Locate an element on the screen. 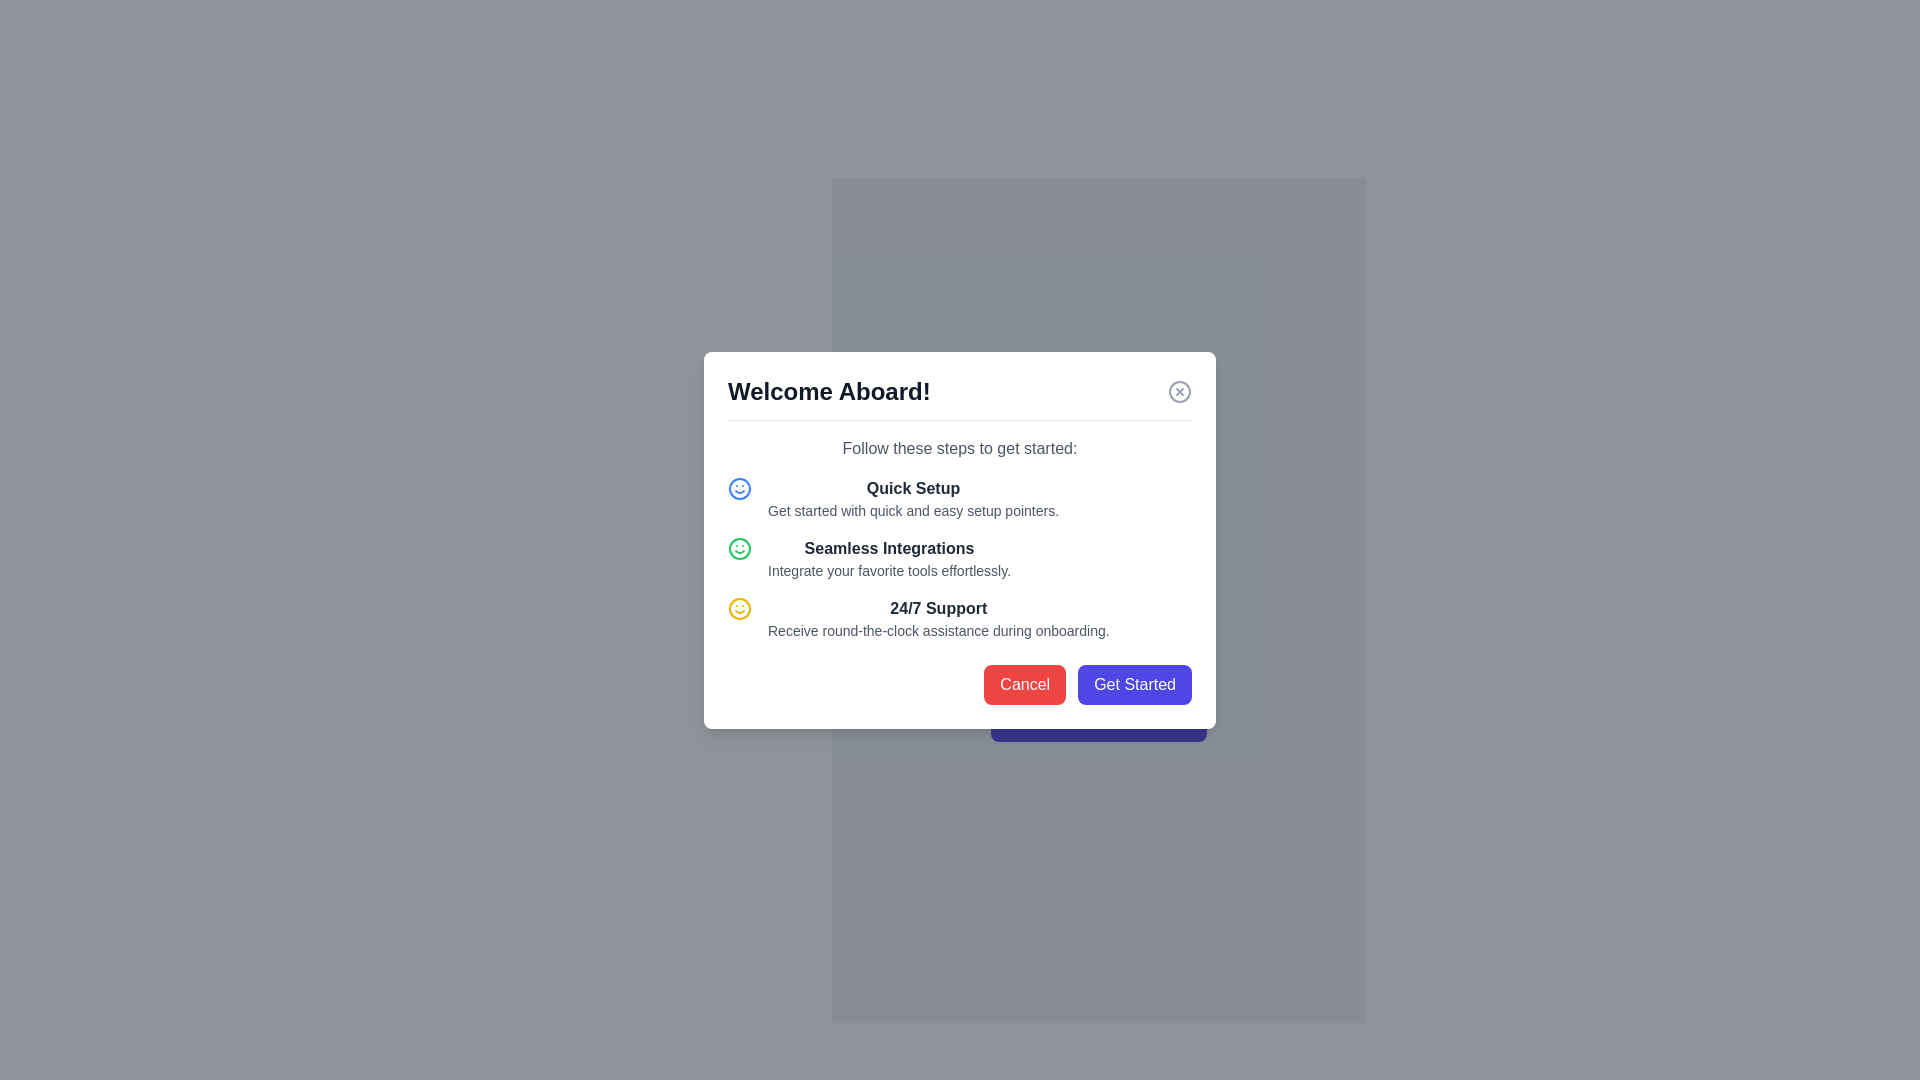 This screenshot has width=1920, height=1080. the text block that provides information about the benefit of receiving continuous support during onboarding, located in the modal dialog between 'Seamless Integrations' and the action buttons is located at coordinates (937, 617).